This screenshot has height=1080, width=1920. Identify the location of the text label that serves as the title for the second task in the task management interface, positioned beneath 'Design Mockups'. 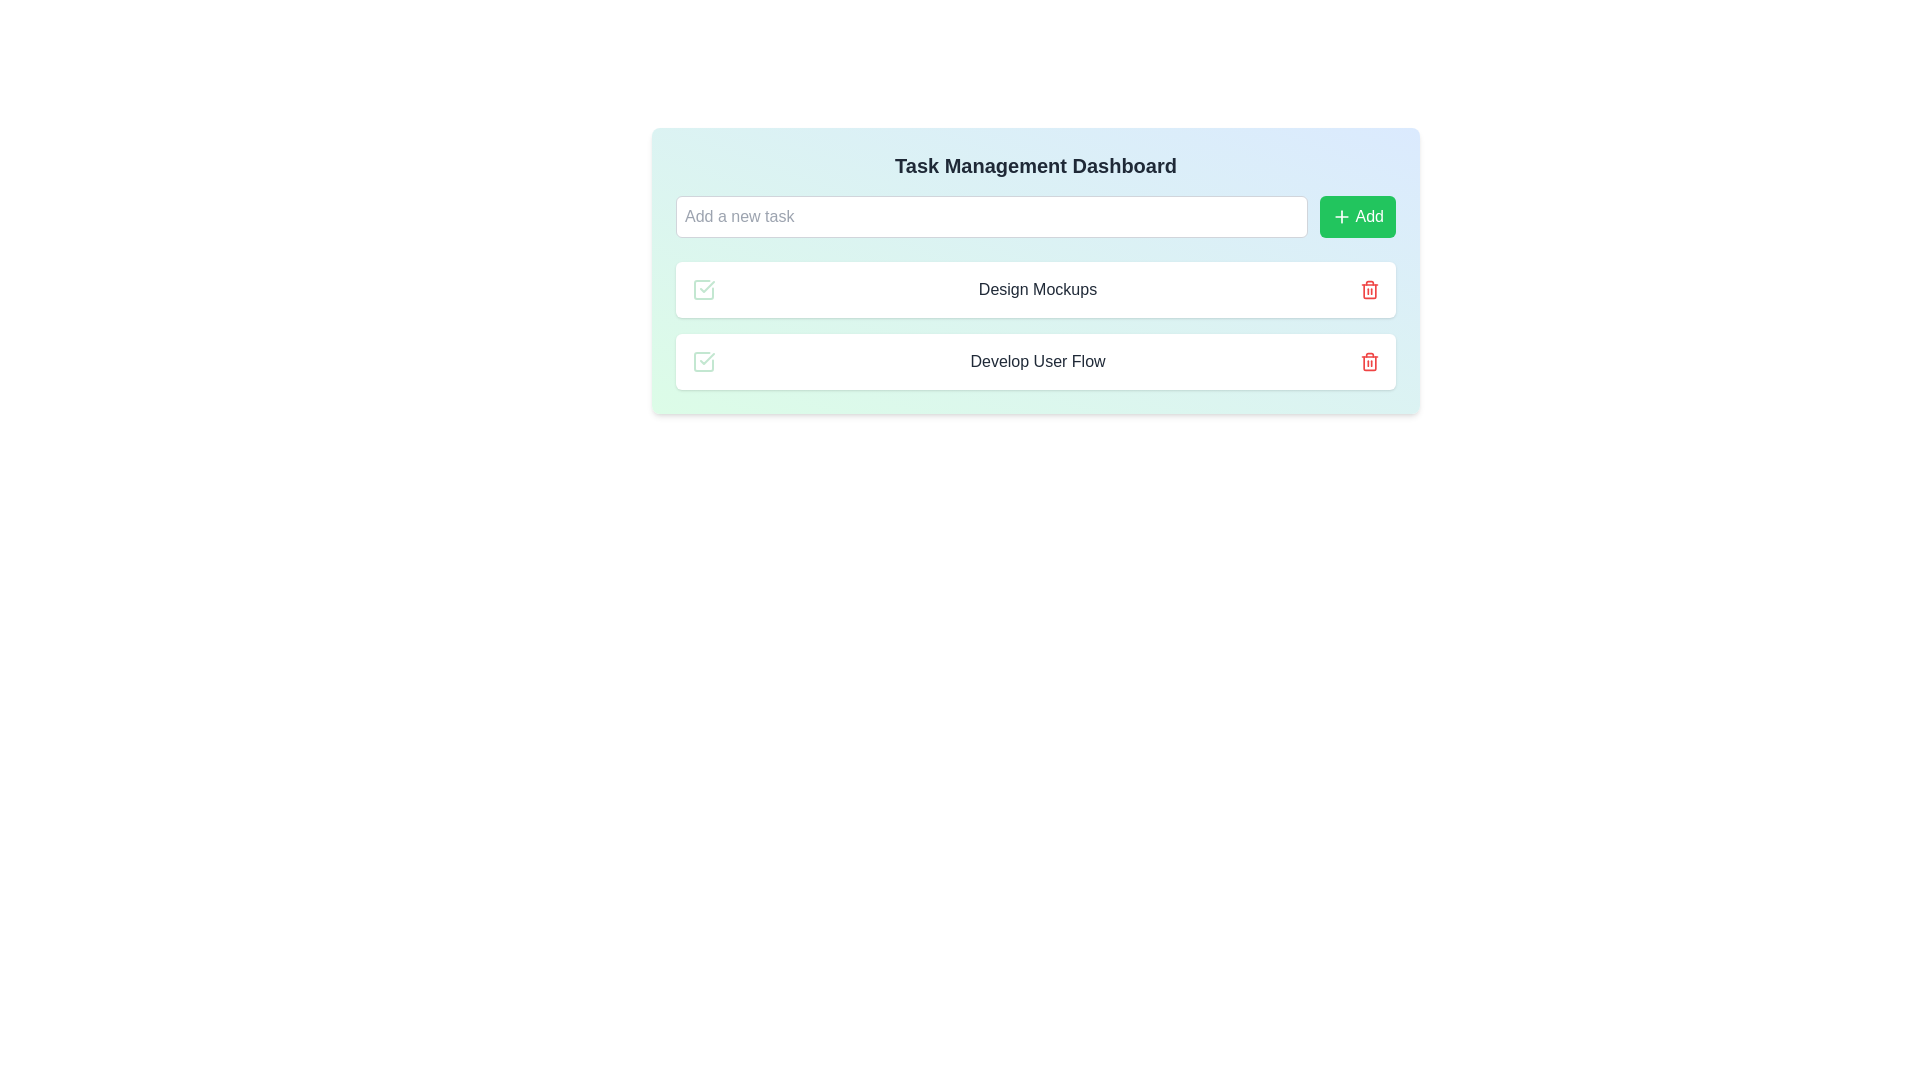
(1037, 362).